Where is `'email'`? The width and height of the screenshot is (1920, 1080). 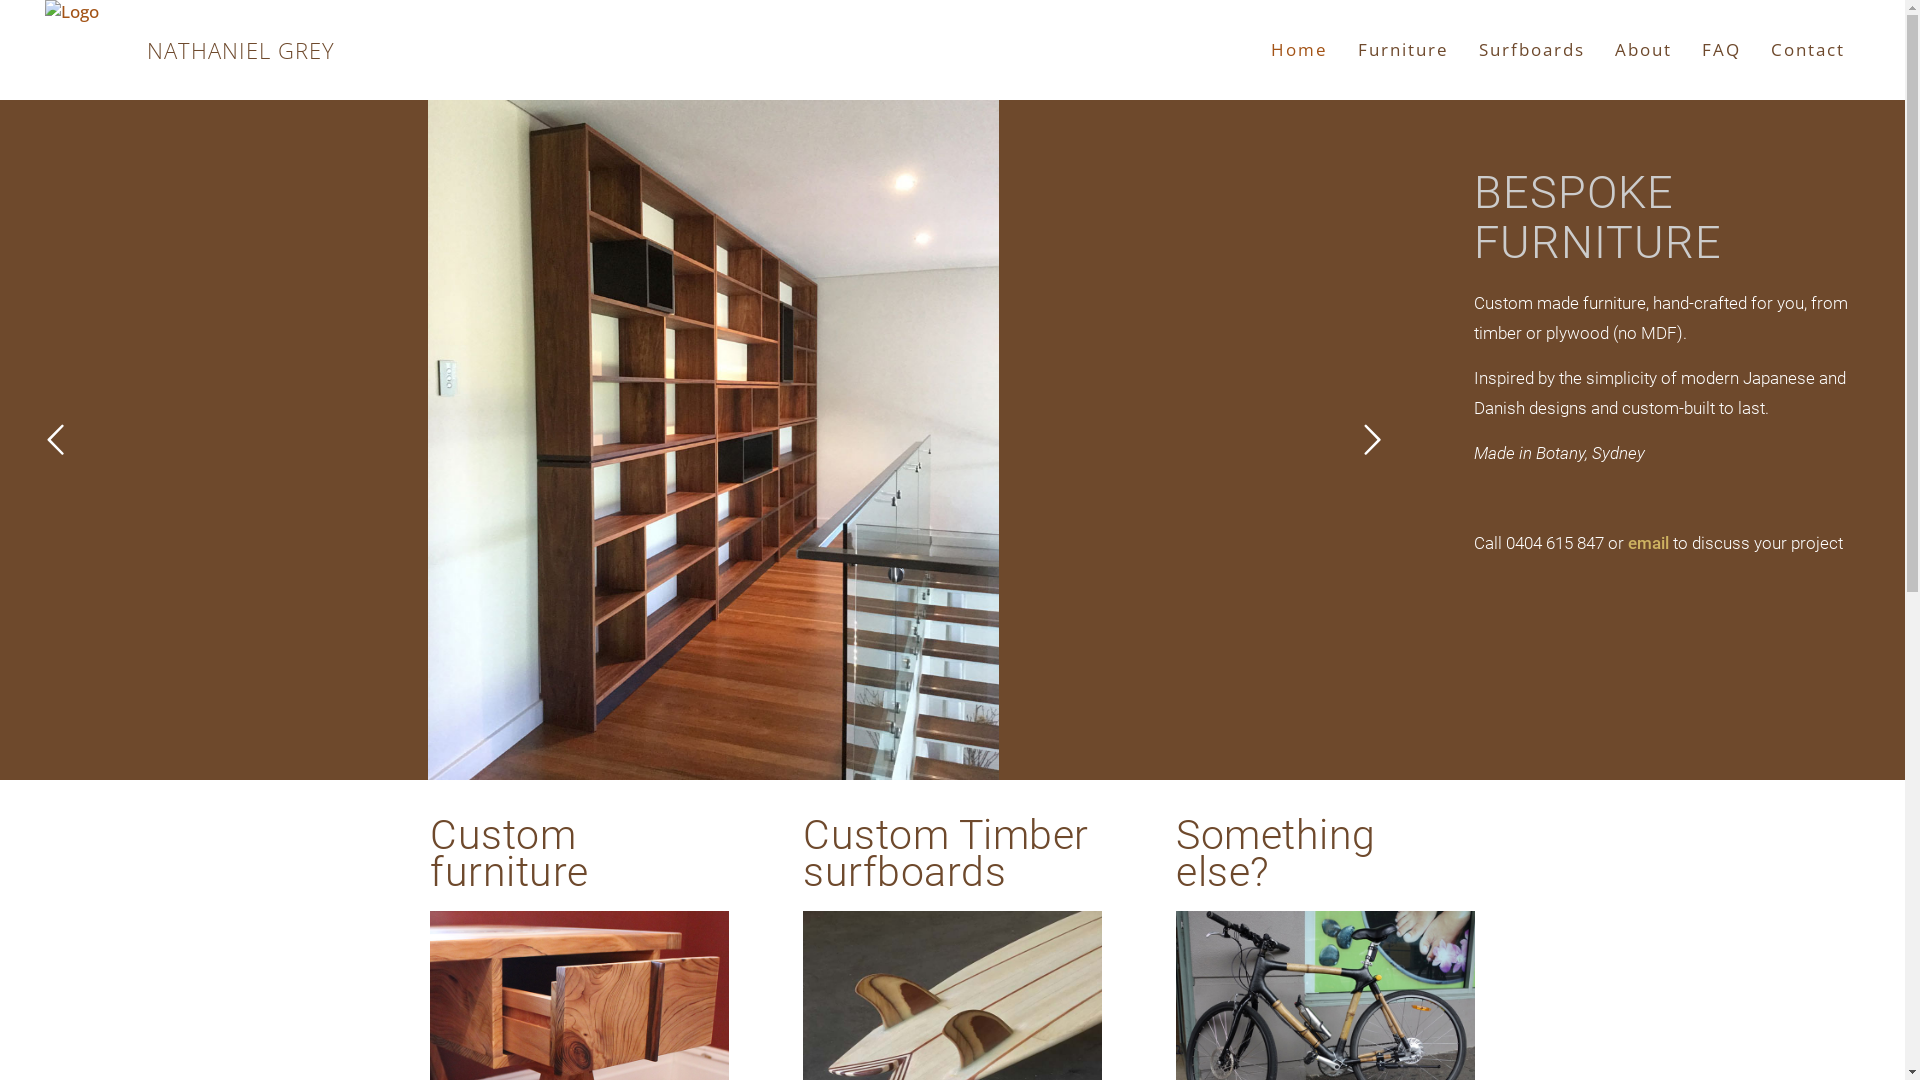
'email' is located at coordinates (1627, 543).